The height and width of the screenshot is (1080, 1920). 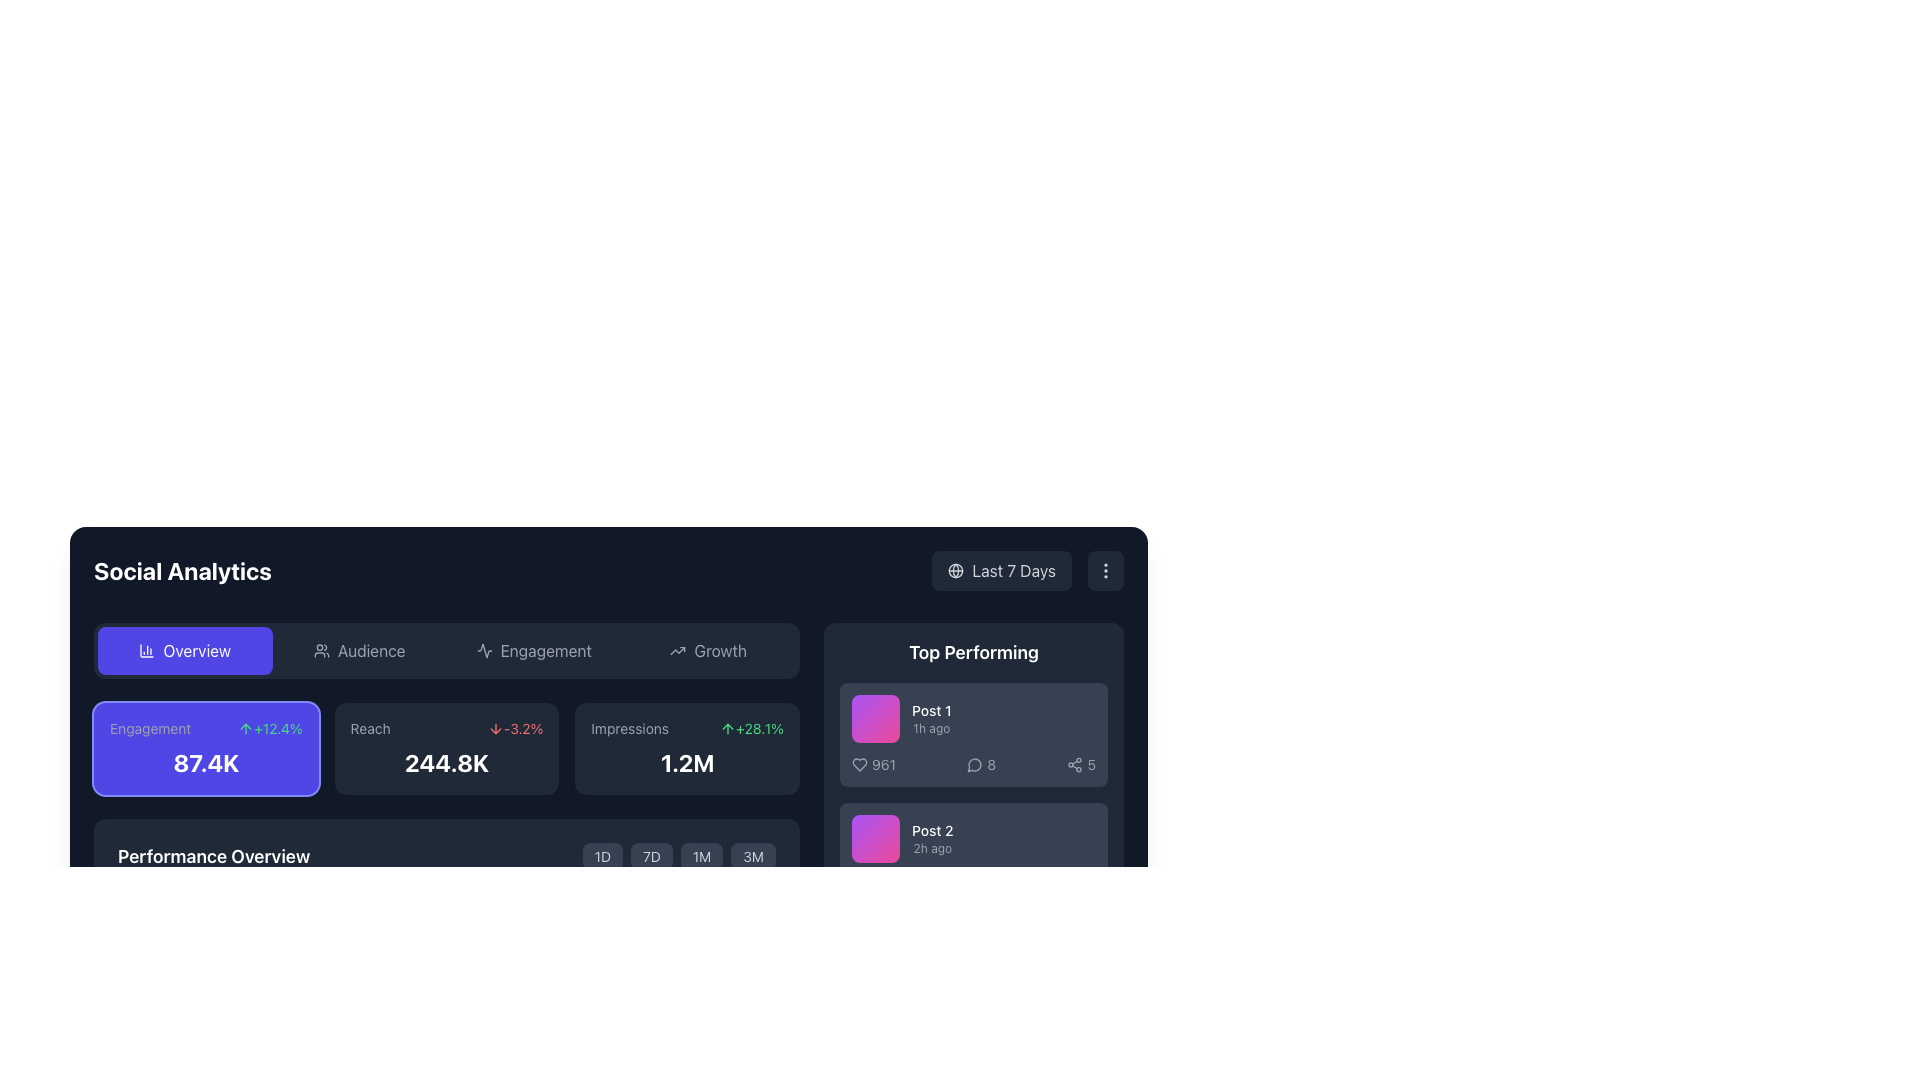 What do you see at coordinates (146, 651) in the screenshot?
I see `the leftmost SVG icon in the navigation bar that represents data-related actions or categories` at bounding box center [146, 651].